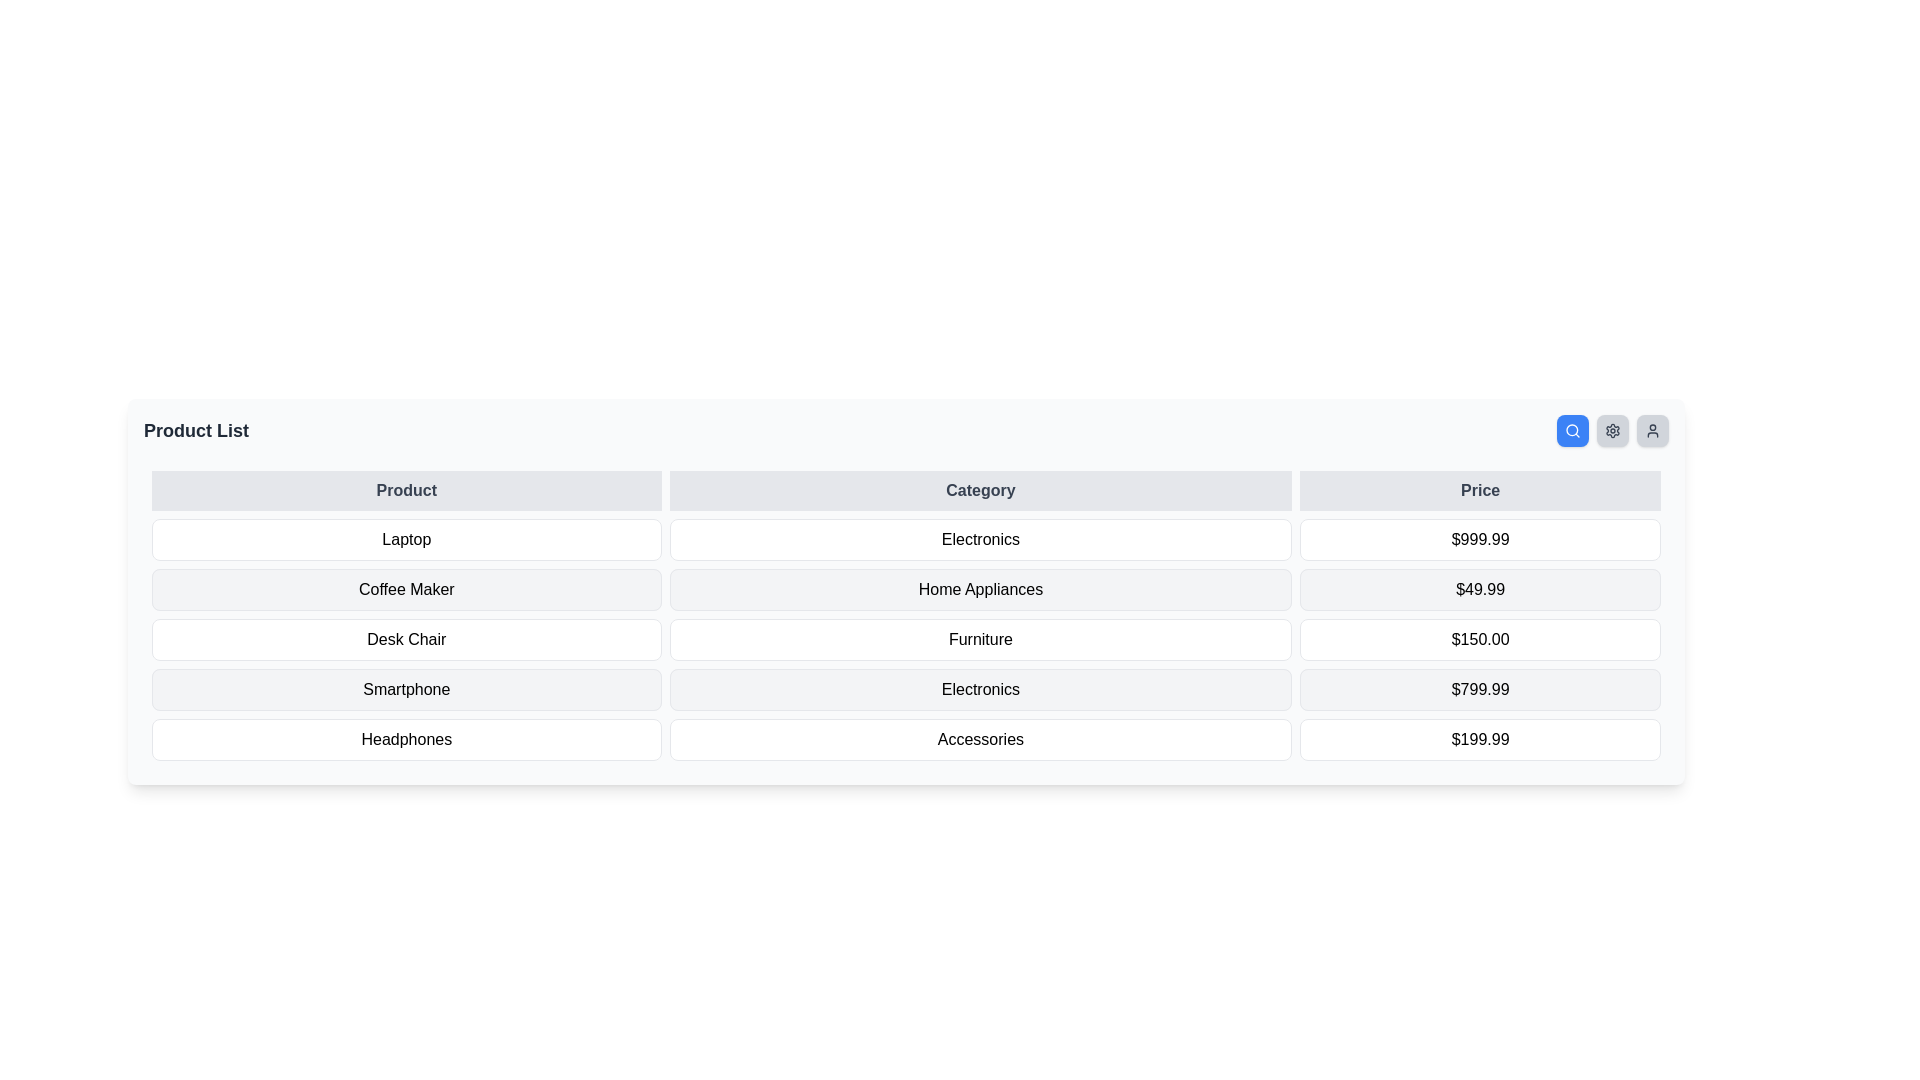  What do you see at coordinates (1480, 540) in the screenshot?
I see `the table cell displaying the price '$999.99' in the Price column for the Laptop row` at bounding box center [1480, 540].